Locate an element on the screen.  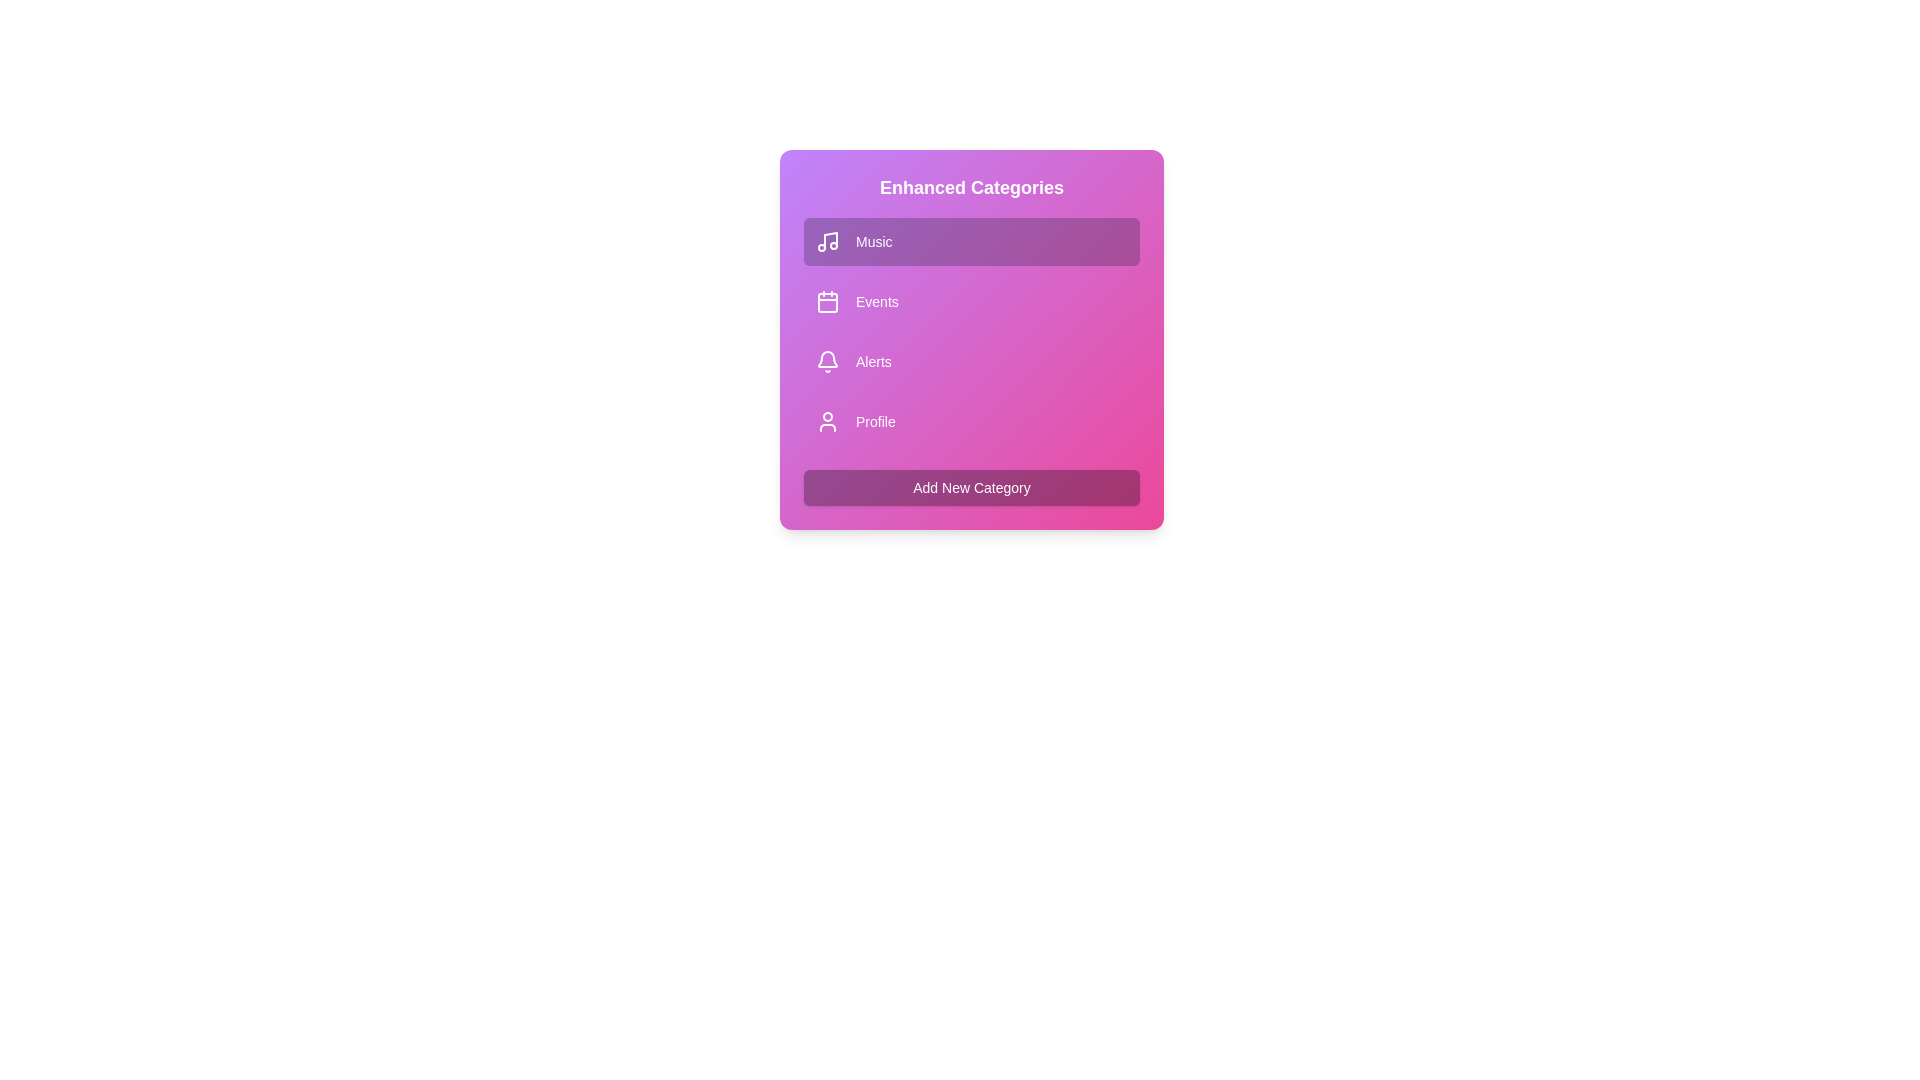
the category Alerts to select it is located at coordinates (971, 362).